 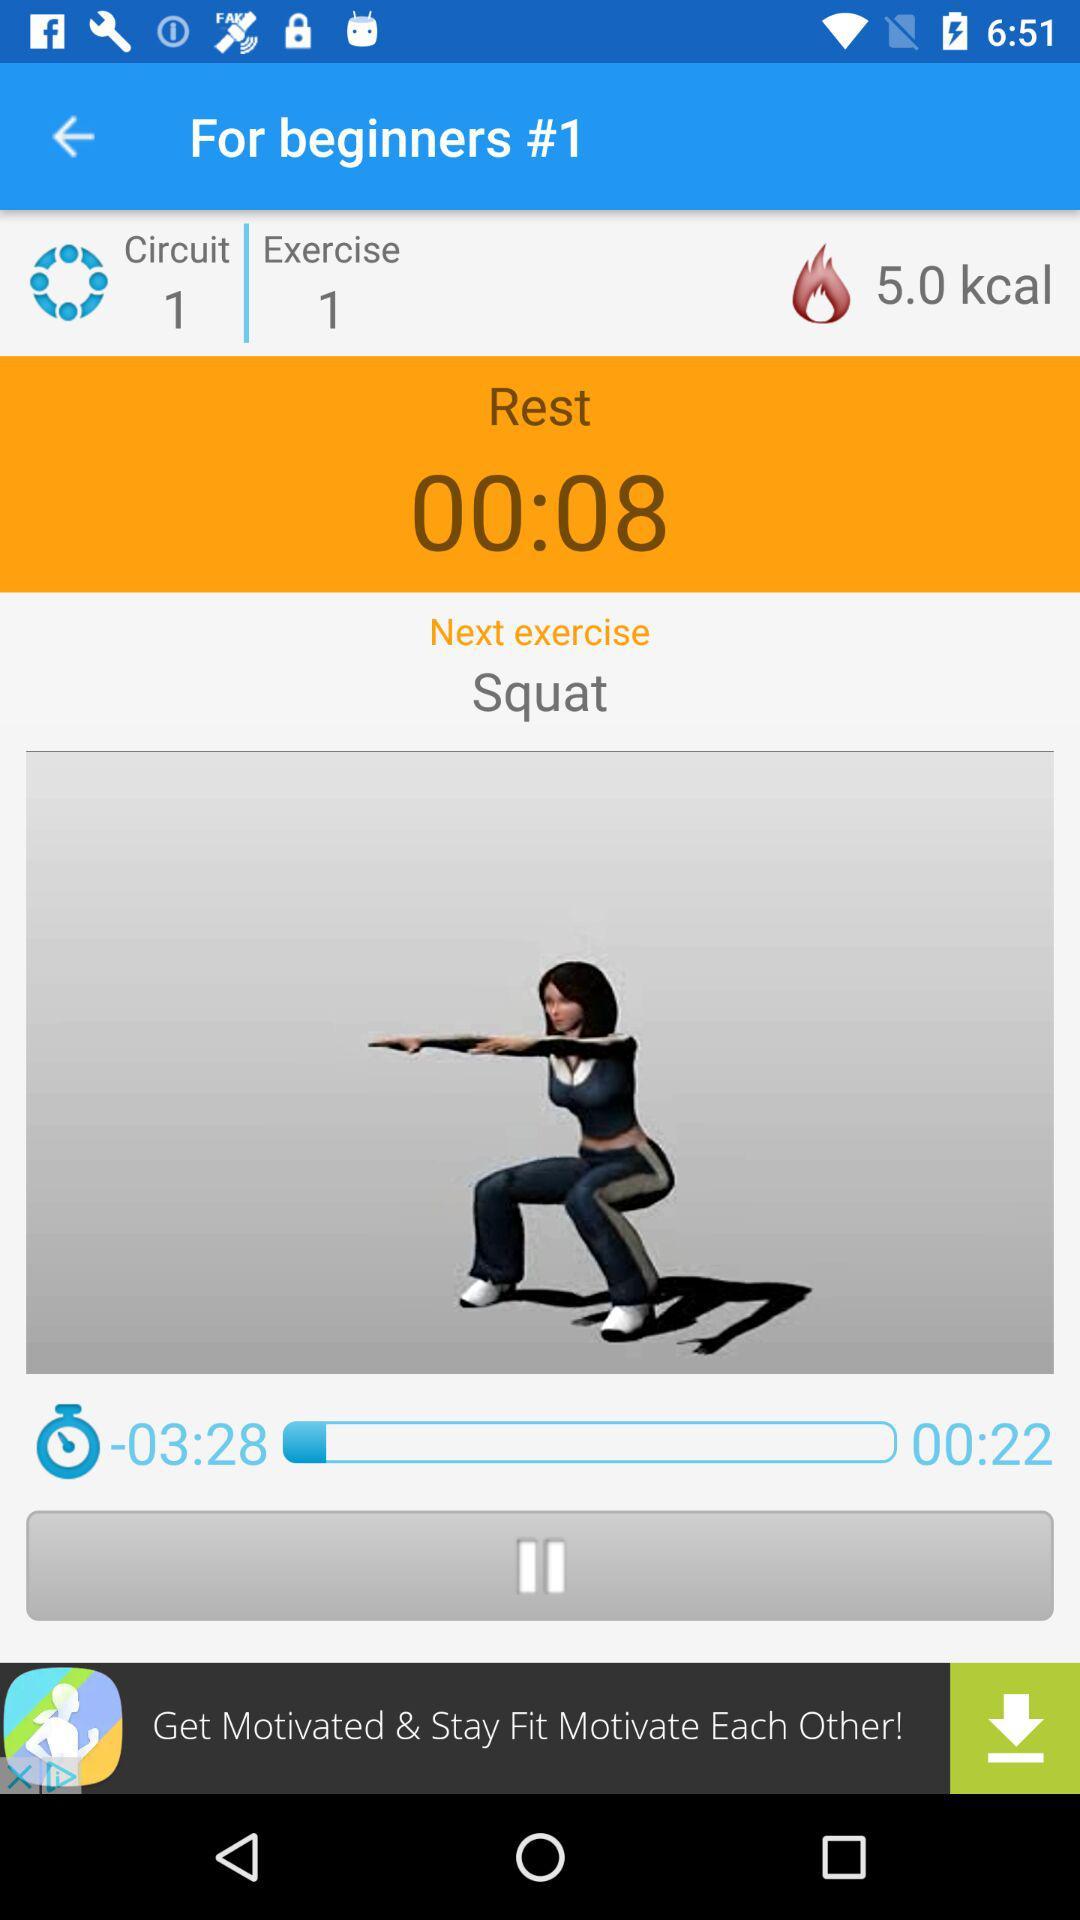 What do you see at coordinates (540, 1564) in the screenshot?
I see `pause workout` at bounding box center [540, 1564].